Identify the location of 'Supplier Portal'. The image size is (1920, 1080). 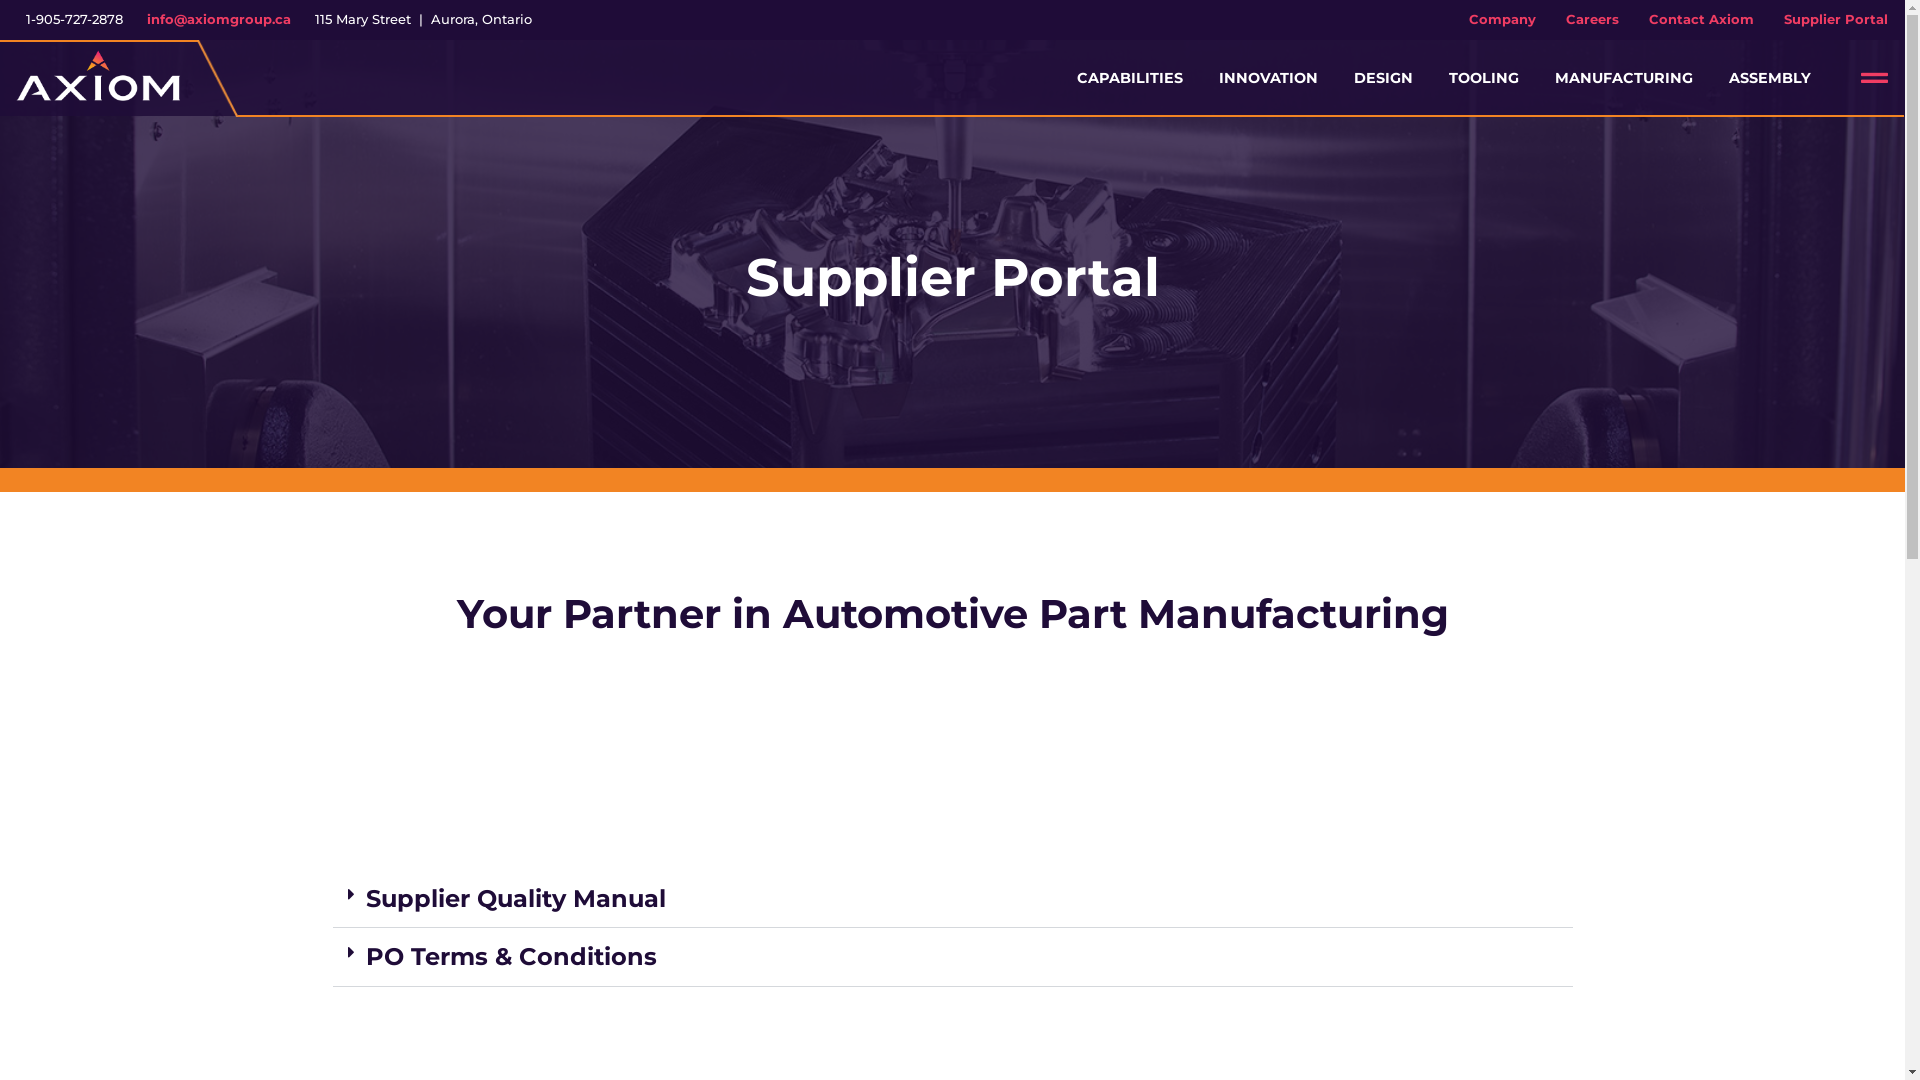
(1836, 19).